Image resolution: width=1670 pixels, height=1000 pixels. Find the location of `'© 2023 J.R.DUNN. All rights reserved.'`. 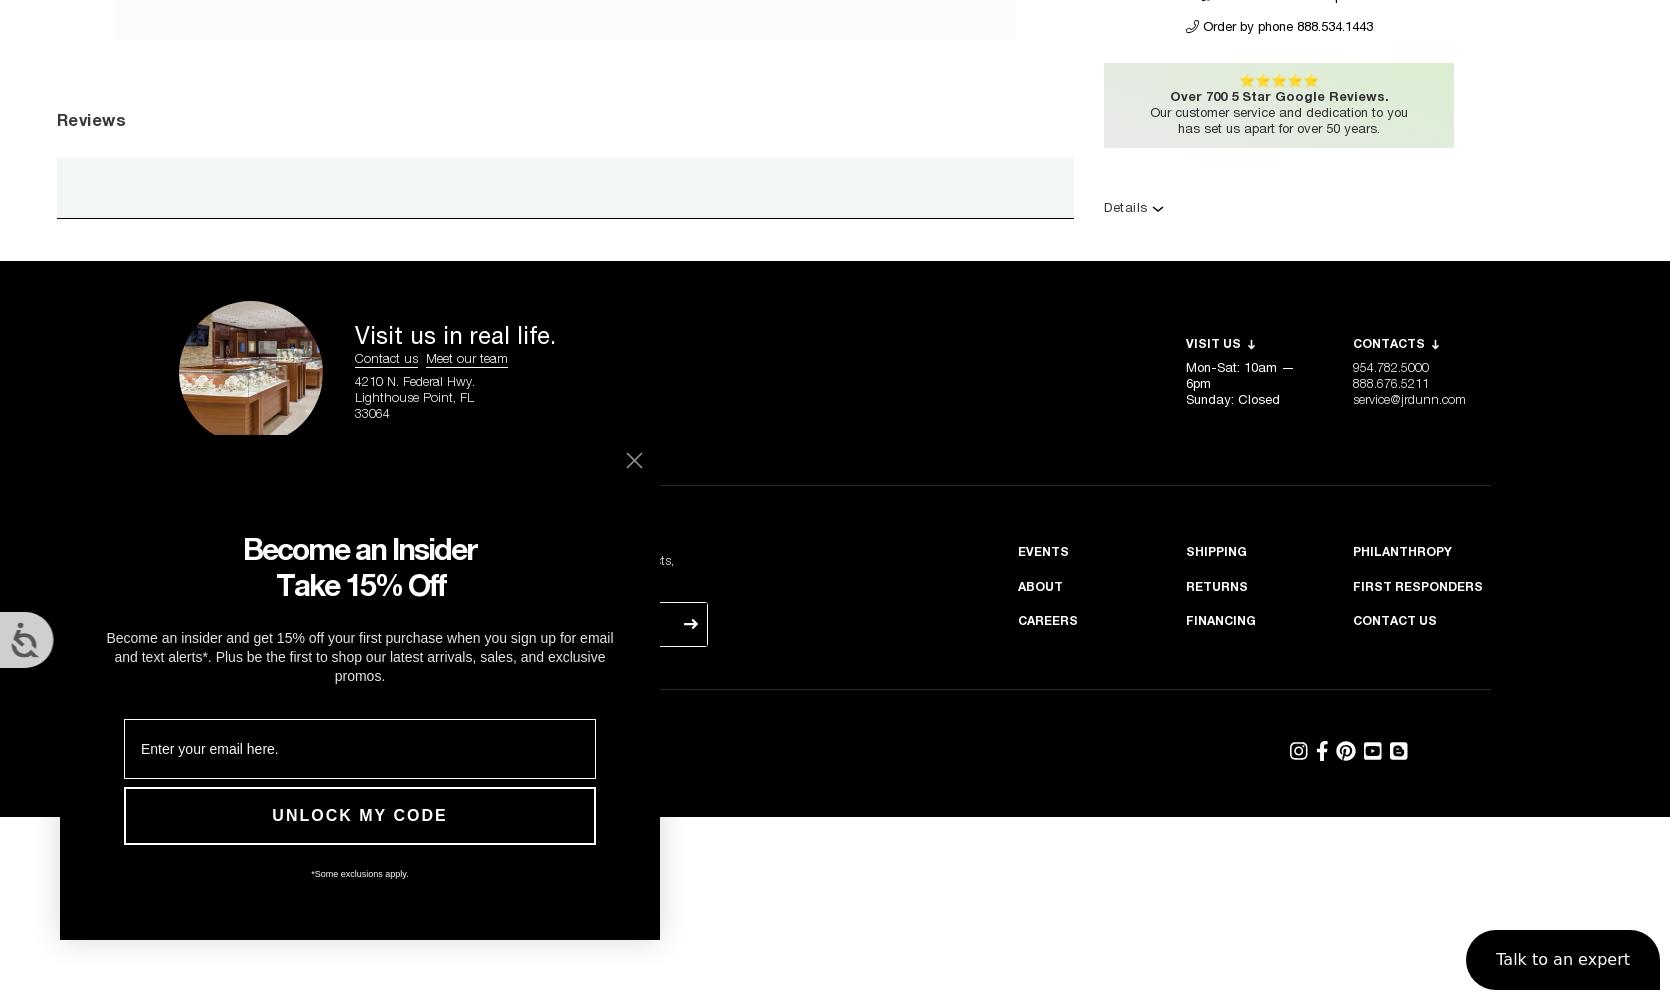

'© 2023 J.R.DUNN. All rights reserved.' is located at coordinates (423, 736).